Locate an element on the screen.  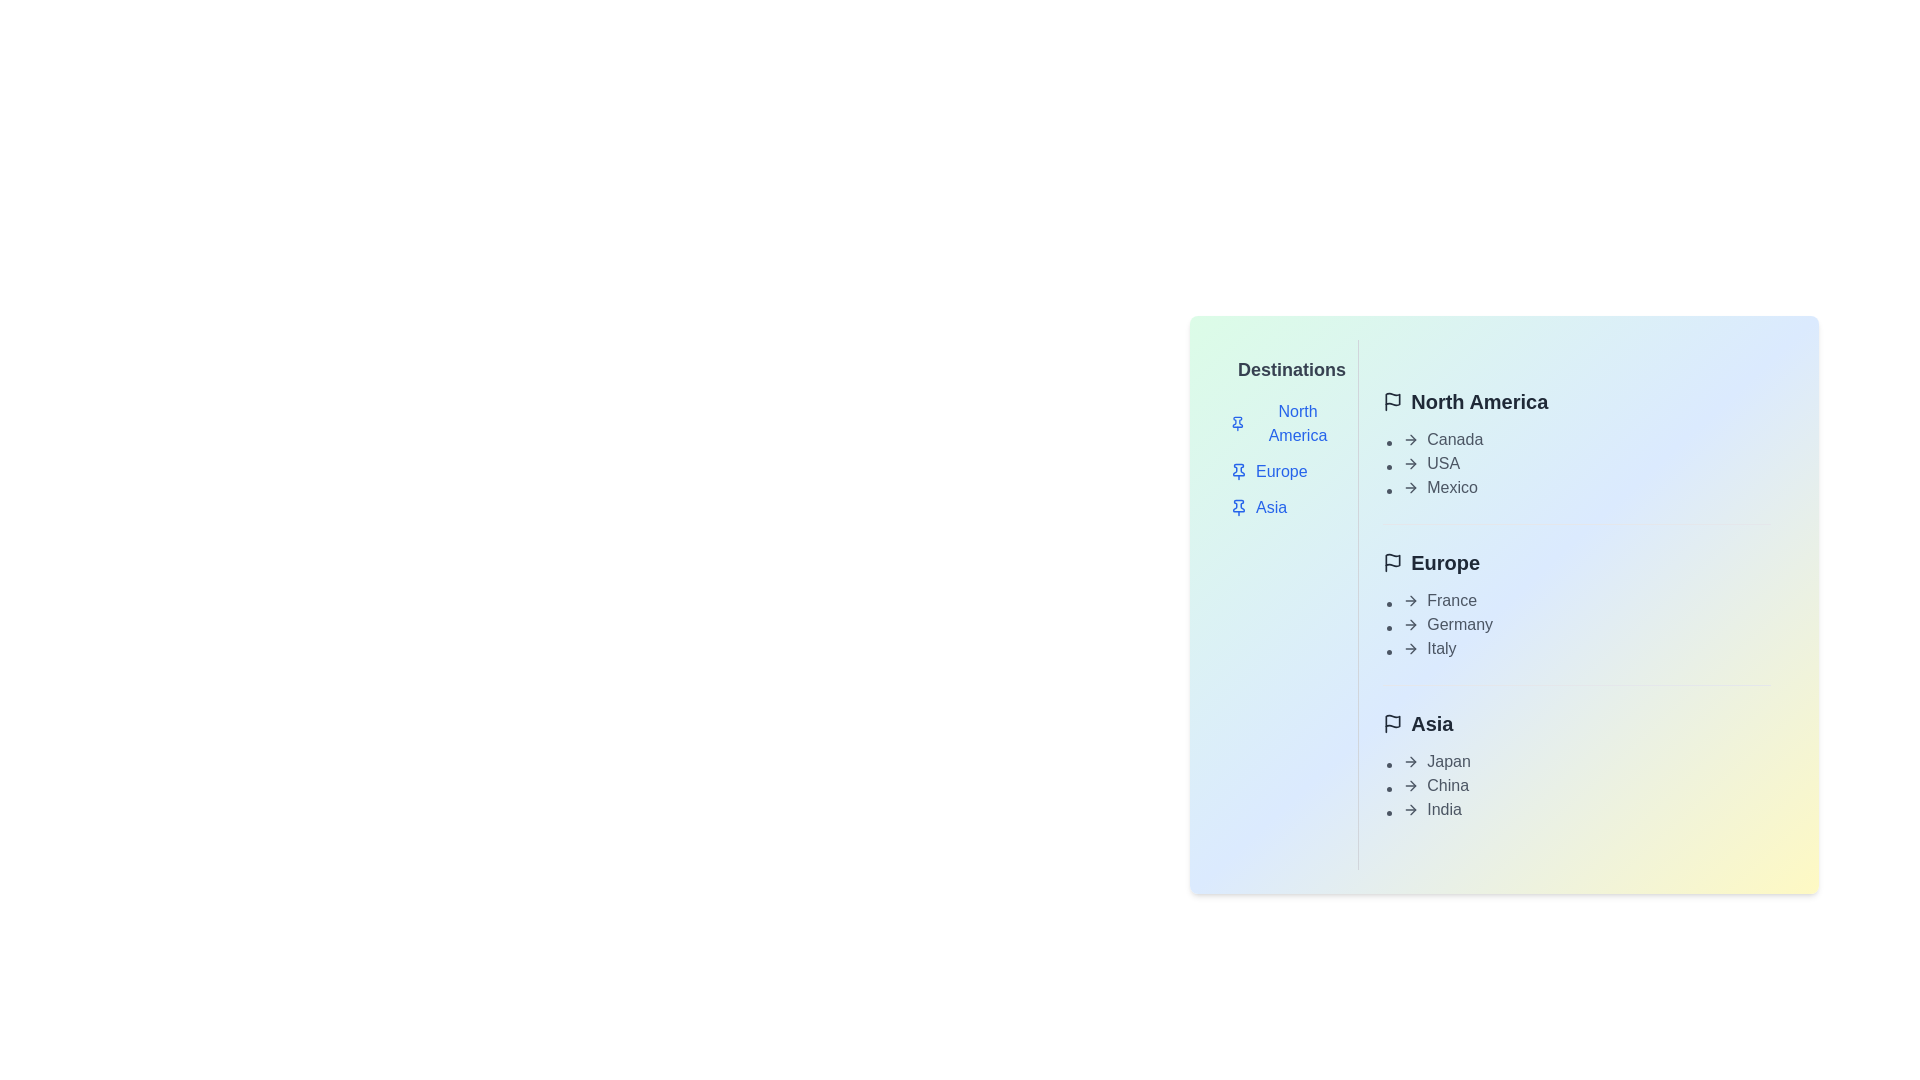
the small, right-facing arrow icon located to the left of the 'France' text under the Europe section of the menu is located at coordinates (1410, 600).